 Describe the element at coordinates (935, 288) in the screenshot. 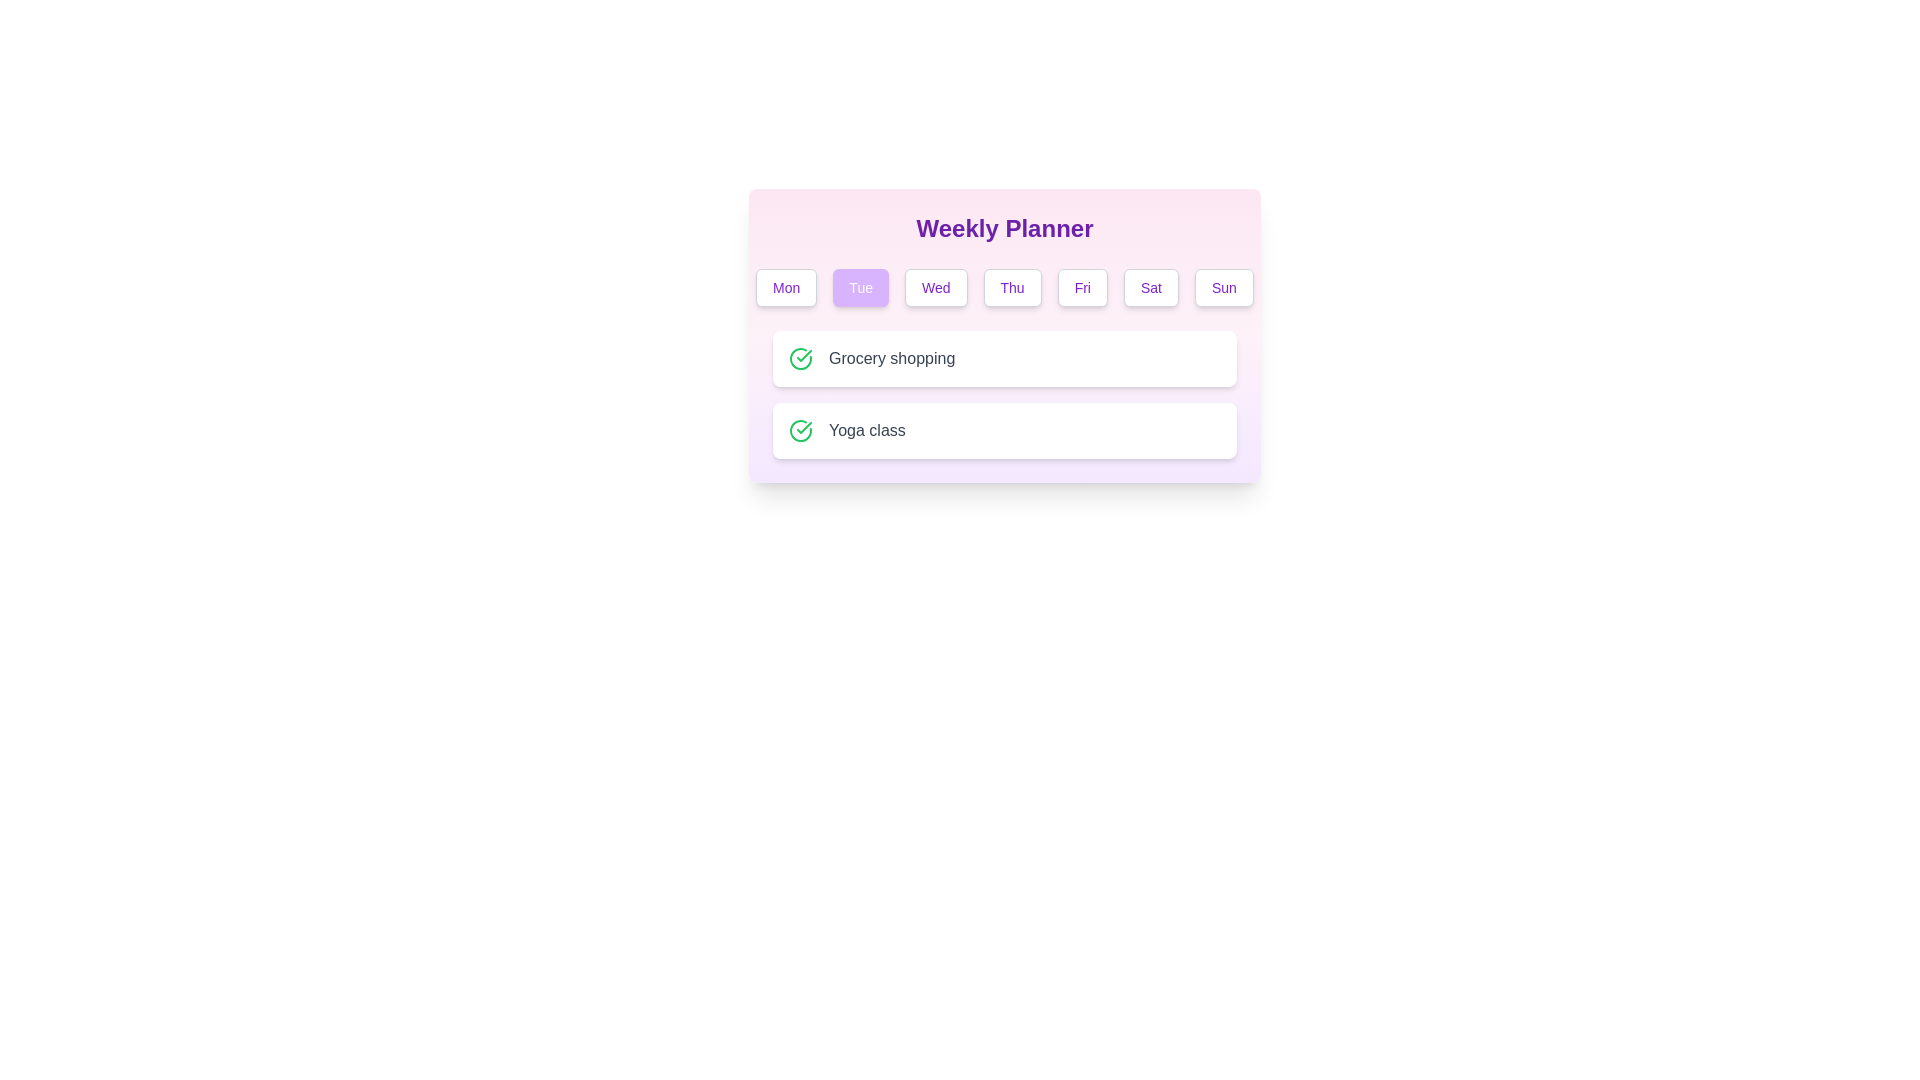

I see `the element Wed to observe visual feedback` at that location.